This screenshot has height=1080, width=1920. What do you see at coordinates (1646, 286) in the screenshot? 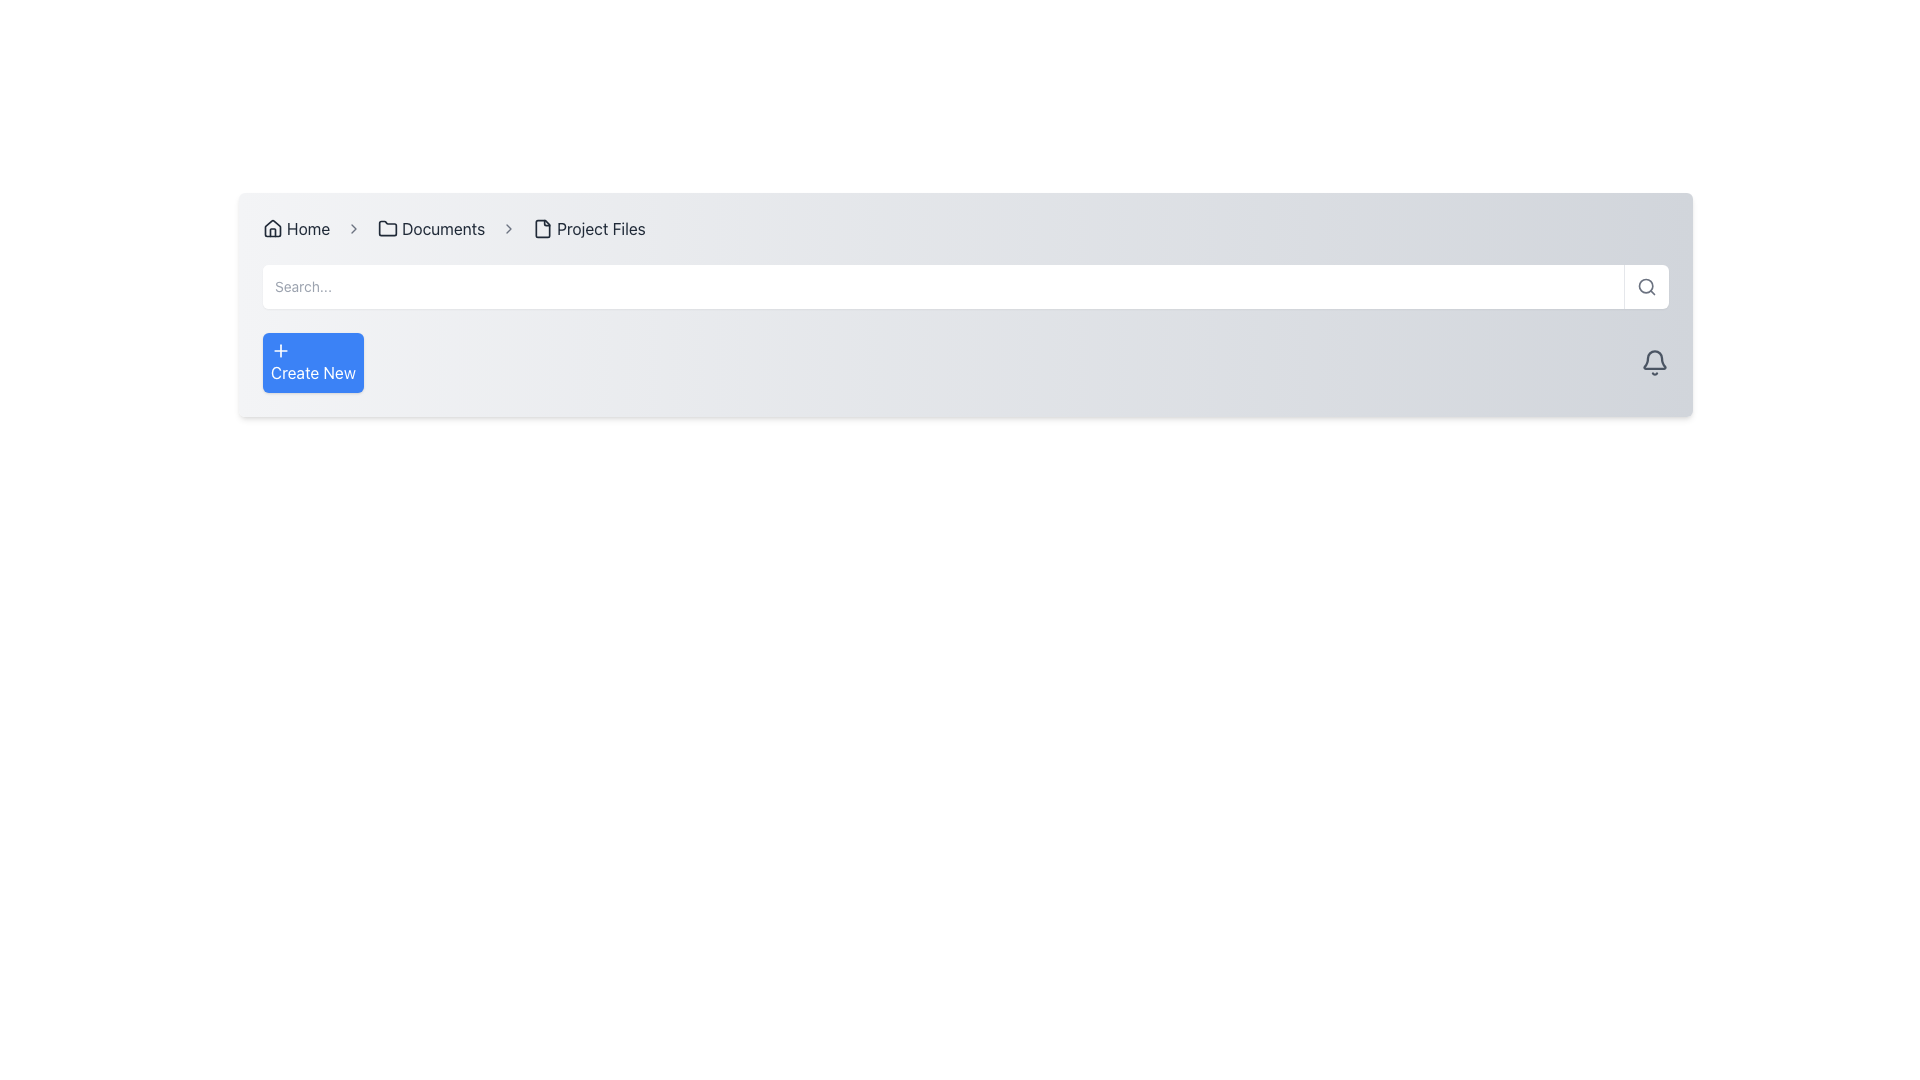
I see `the decorative SVG Circle that represents the search functionality, located inside the magnifying glass icon on the right side of the search input field` at bounding box center [1646, 286].